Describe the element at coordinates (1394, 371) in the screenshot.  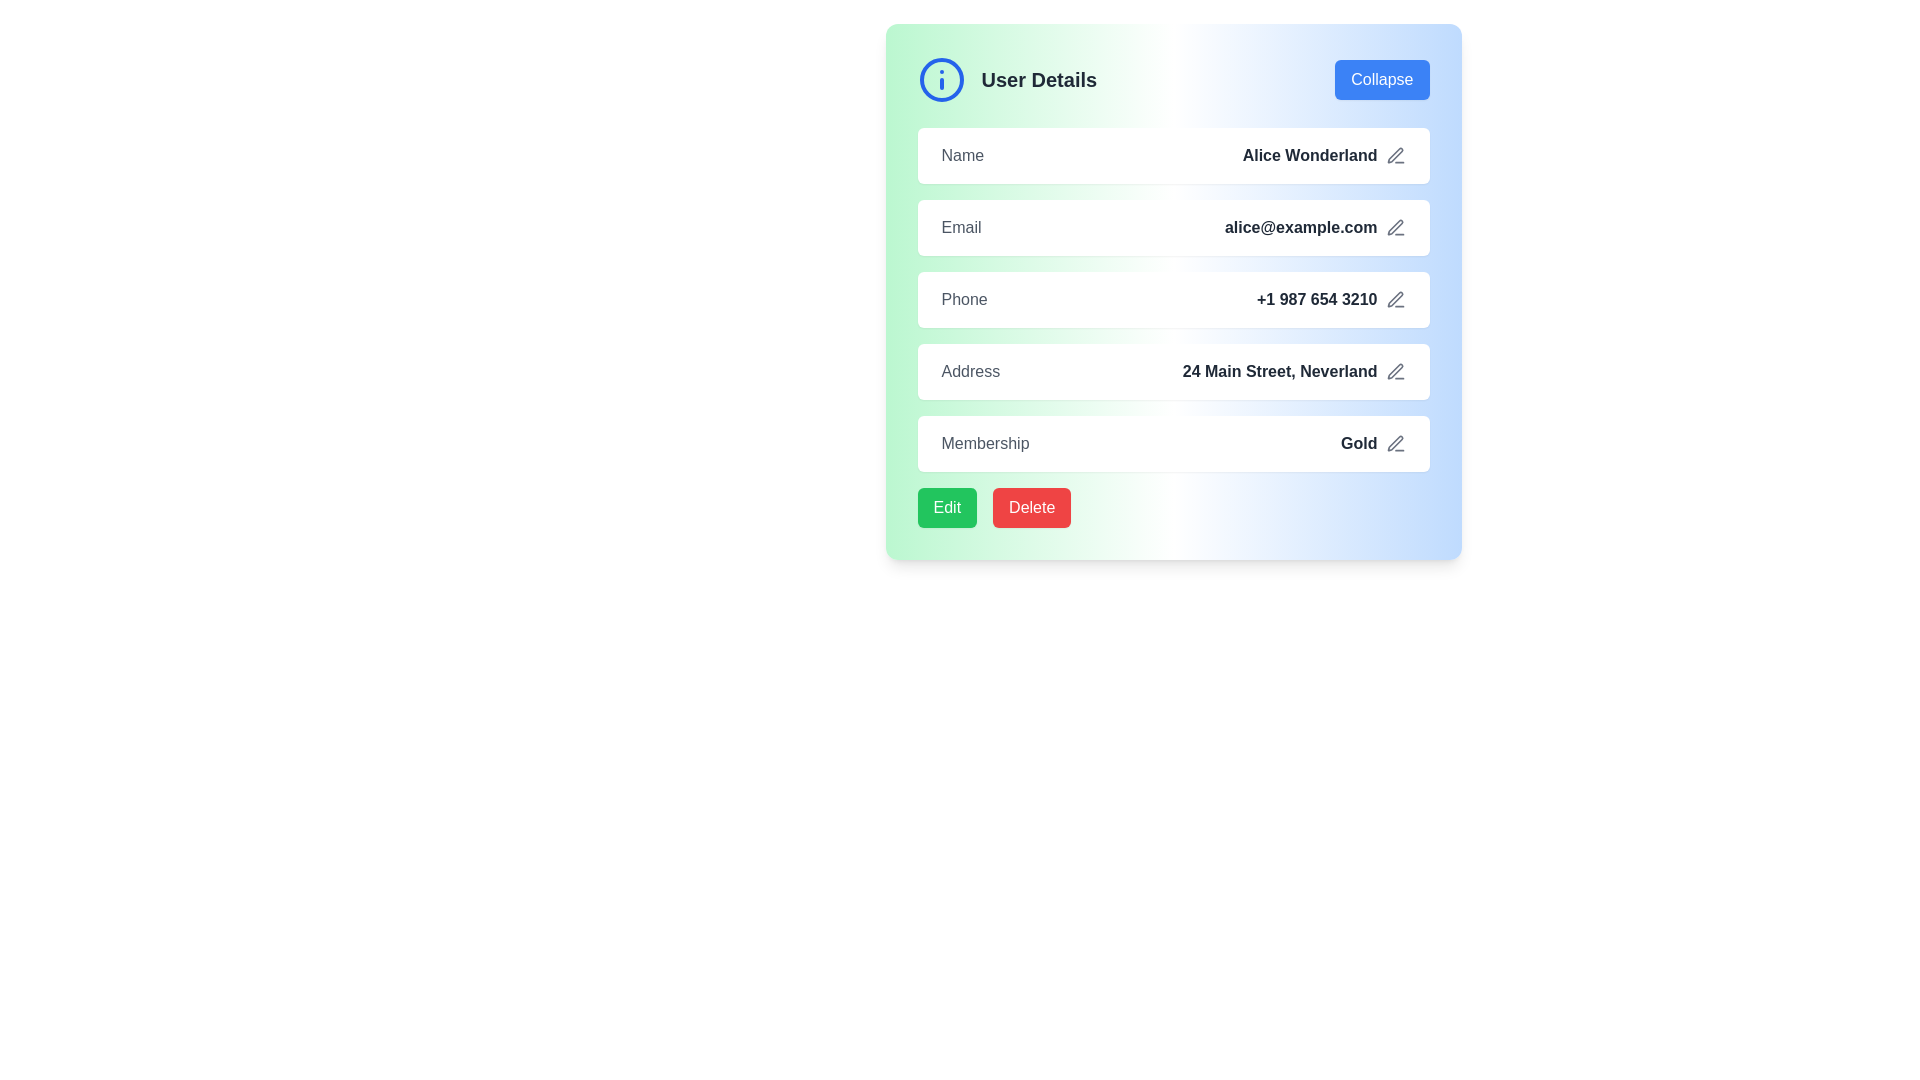
I see `the edit icon located to the right side of the 'Address' field in the vertical list of user details` at that location.